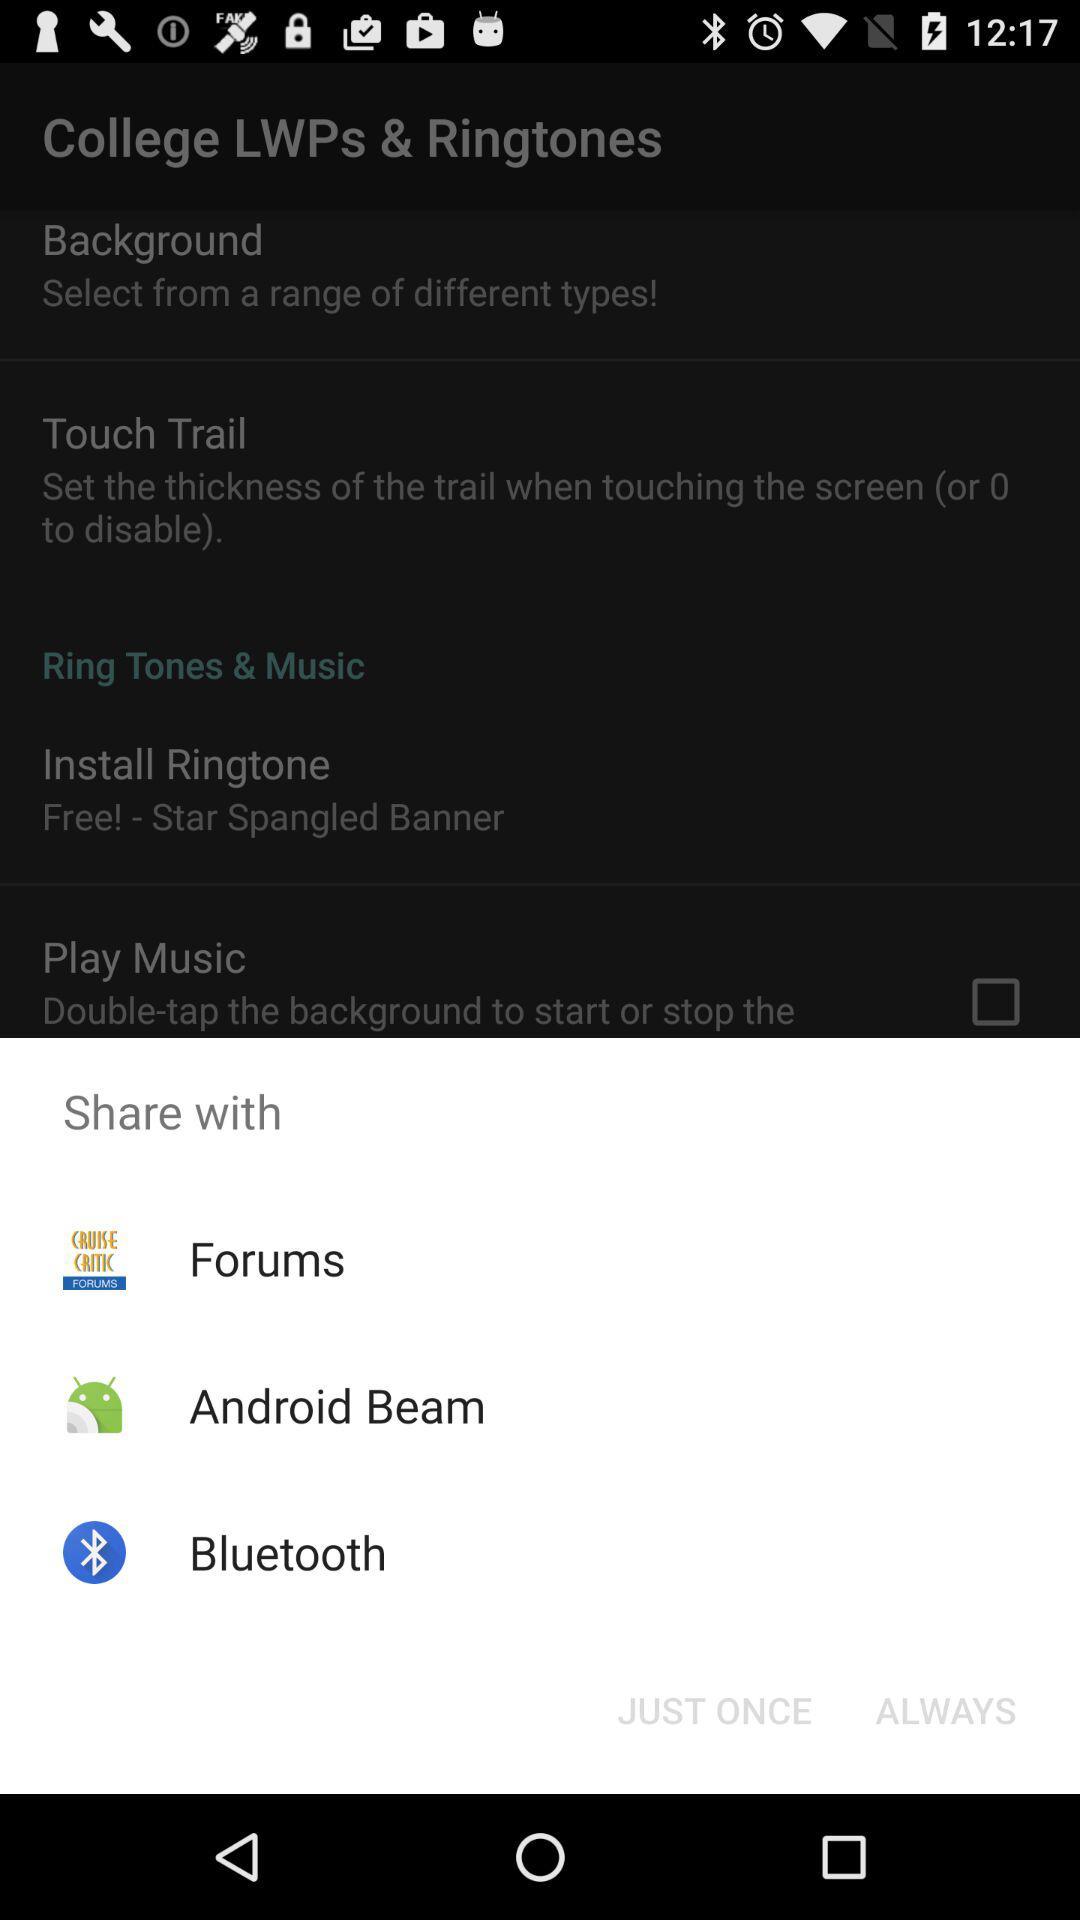  Describe the element at coordinates (266, 1257) in the screenshot. I see `forums app` at that location.